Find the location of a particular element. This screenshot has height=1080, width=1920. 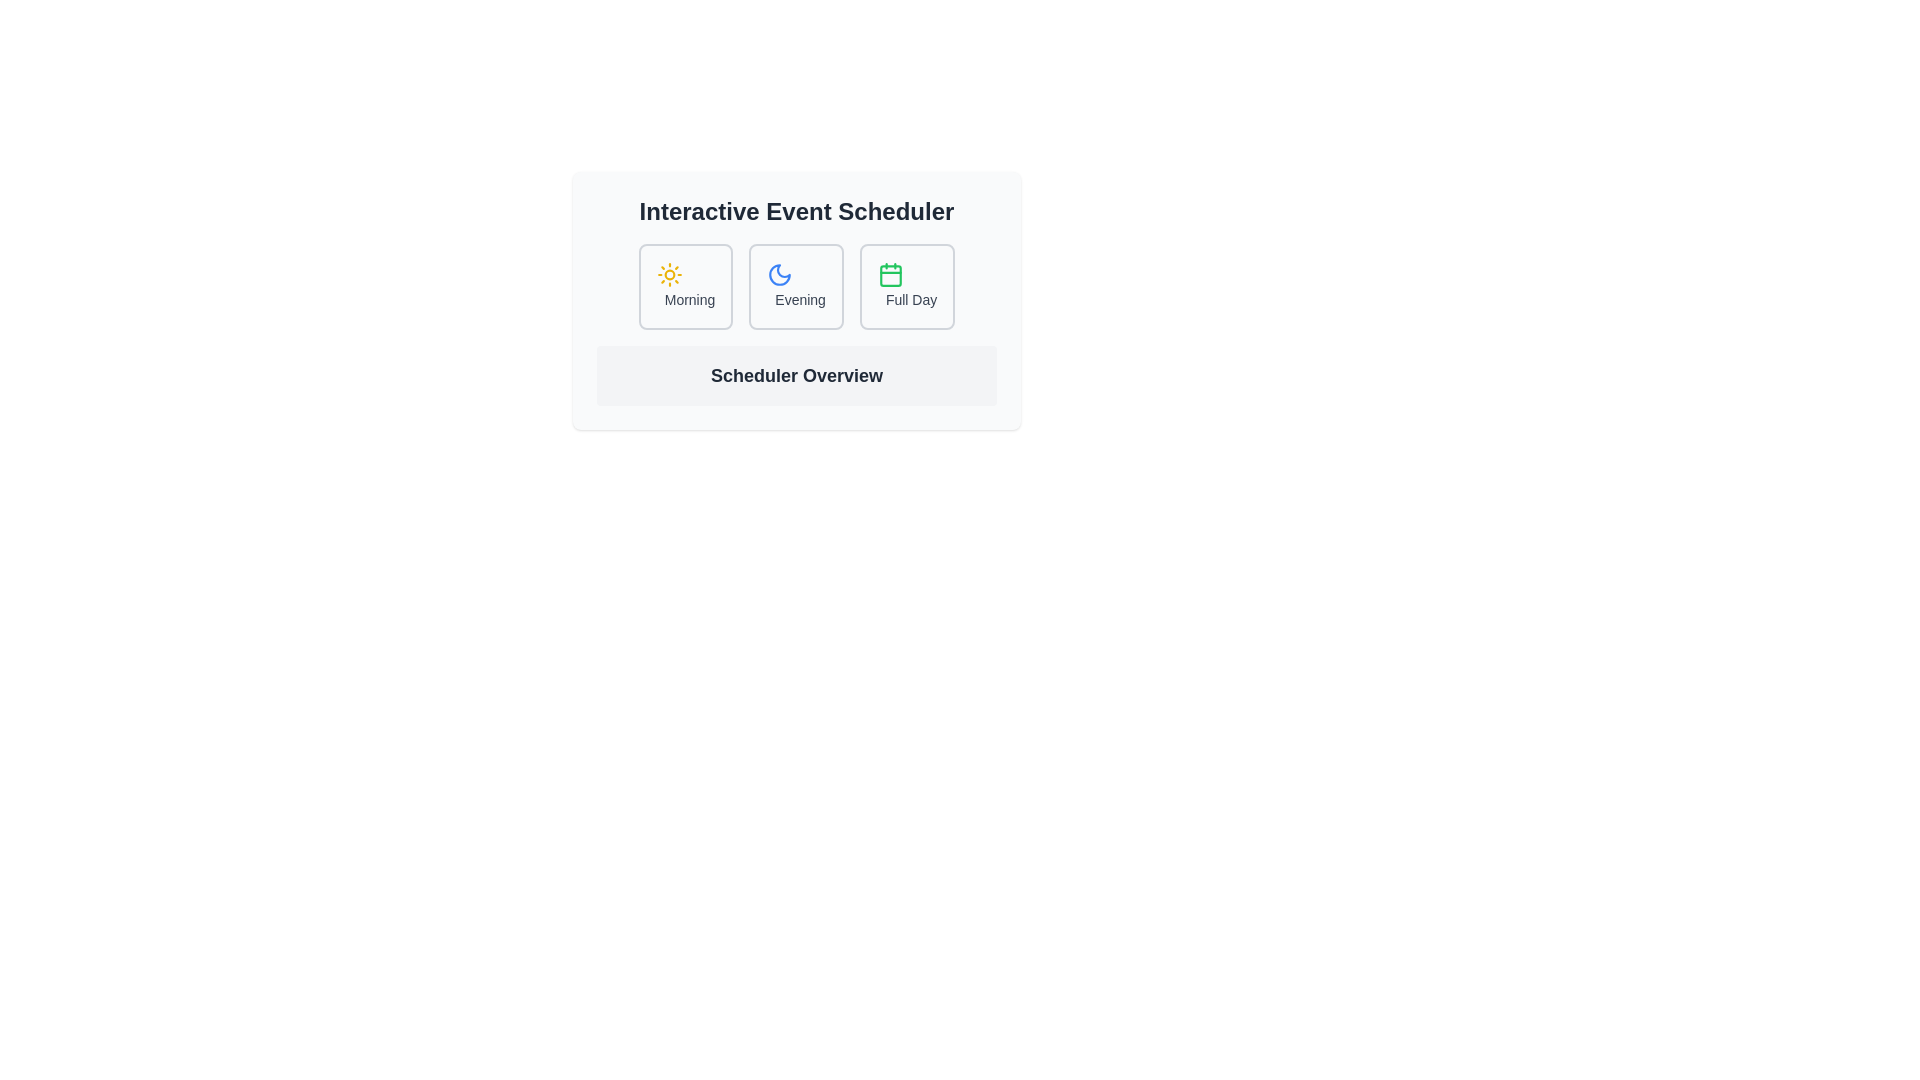

the 'Morning' button in the 'Interactive Event Scheduler' to activate hover animations is located at coordinates (686, 286).